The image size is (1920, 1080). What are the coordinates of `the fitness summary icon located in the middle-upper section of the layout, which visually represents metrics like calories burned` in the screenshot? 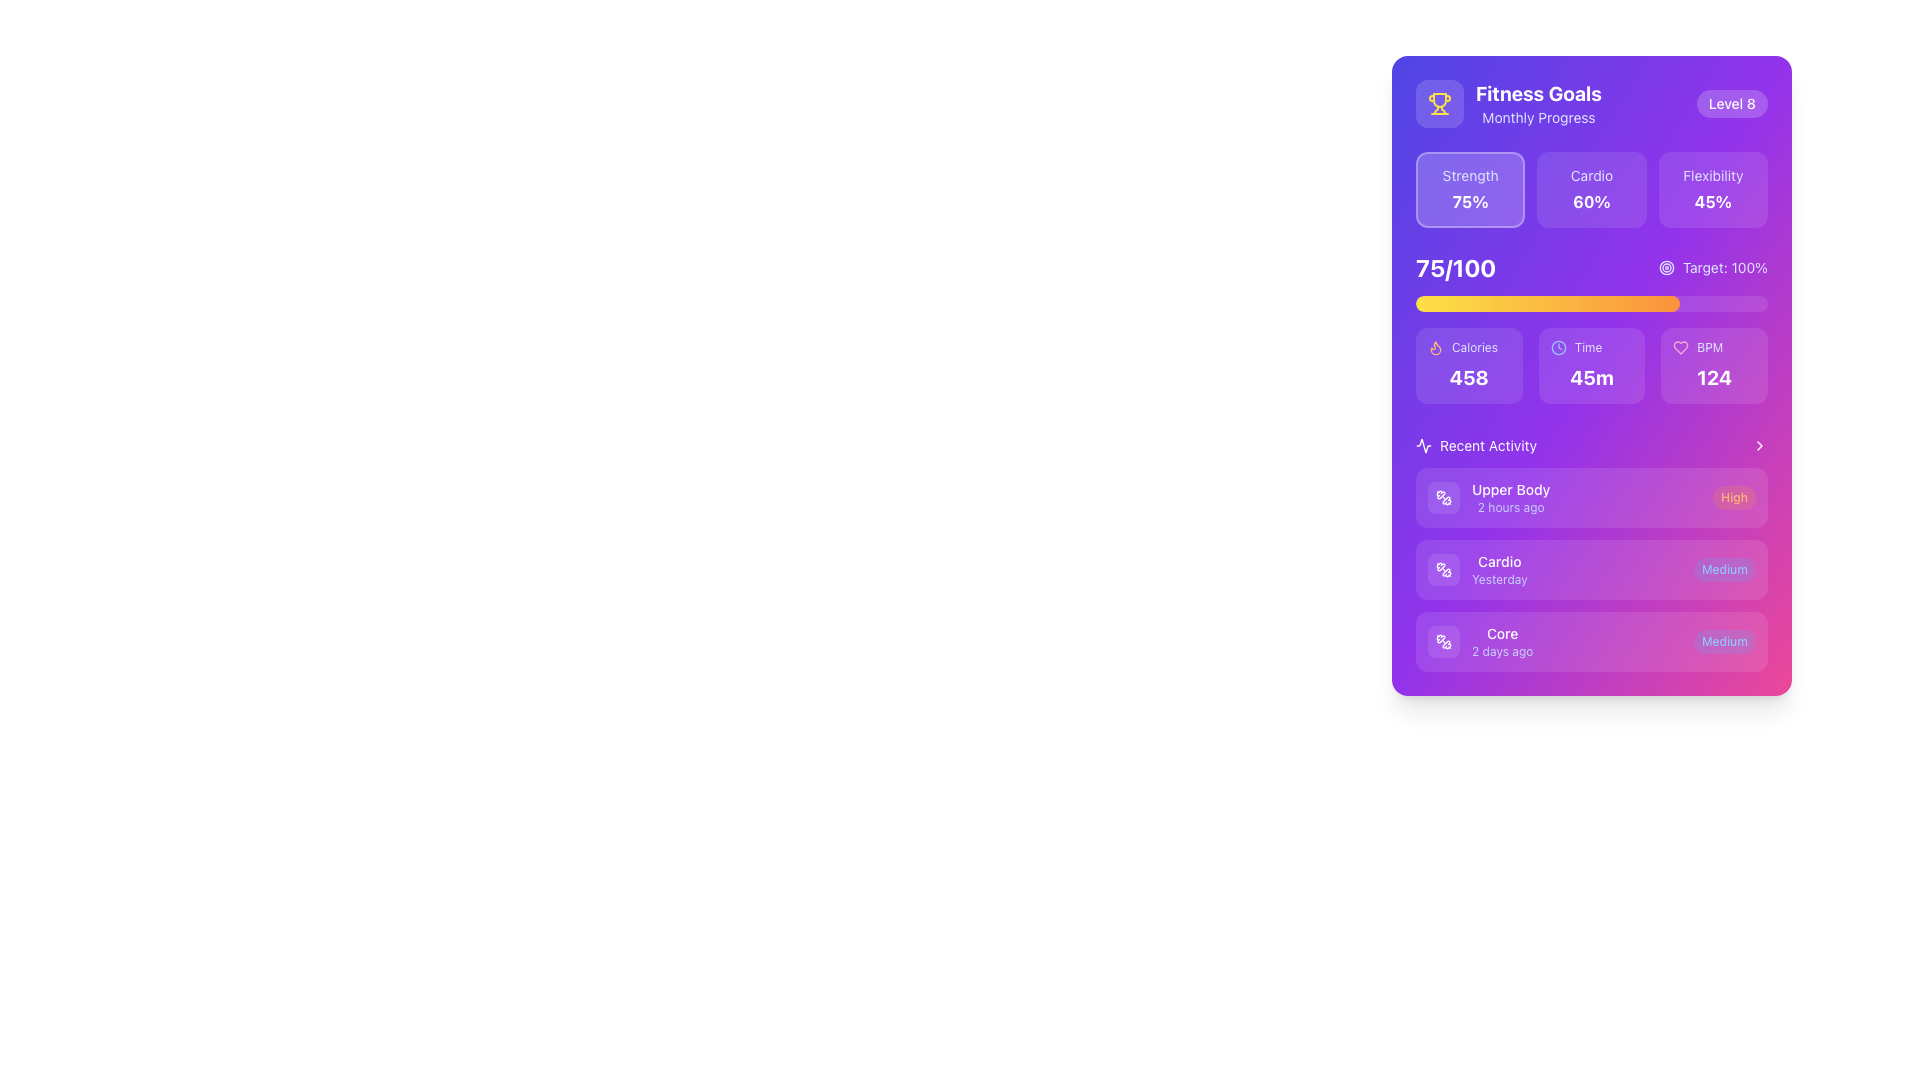 It's located at (1434, 346).